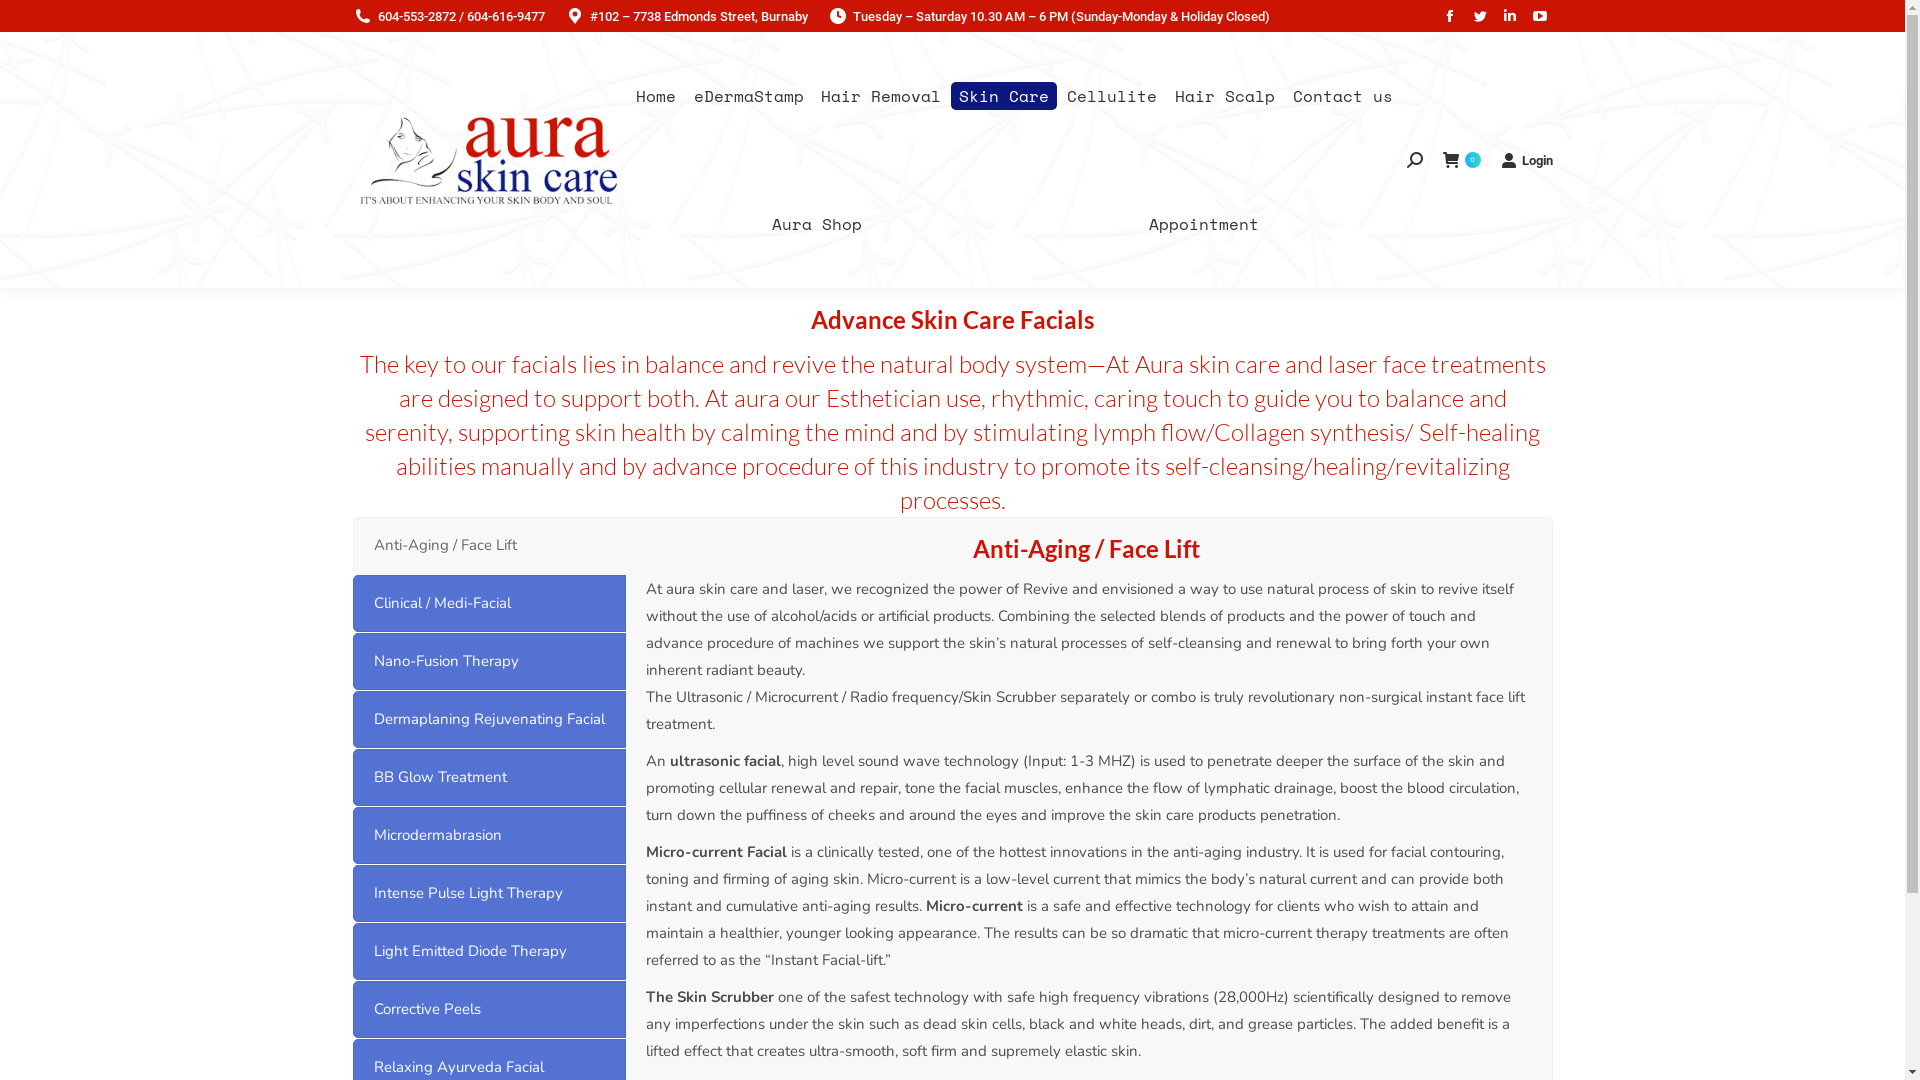 The width and height of the screenshot is (1920, 1080). What do you see at coordinates (1499, 159) in the screenshot?
I see `'Login'` at bounding box center [1499, 159].